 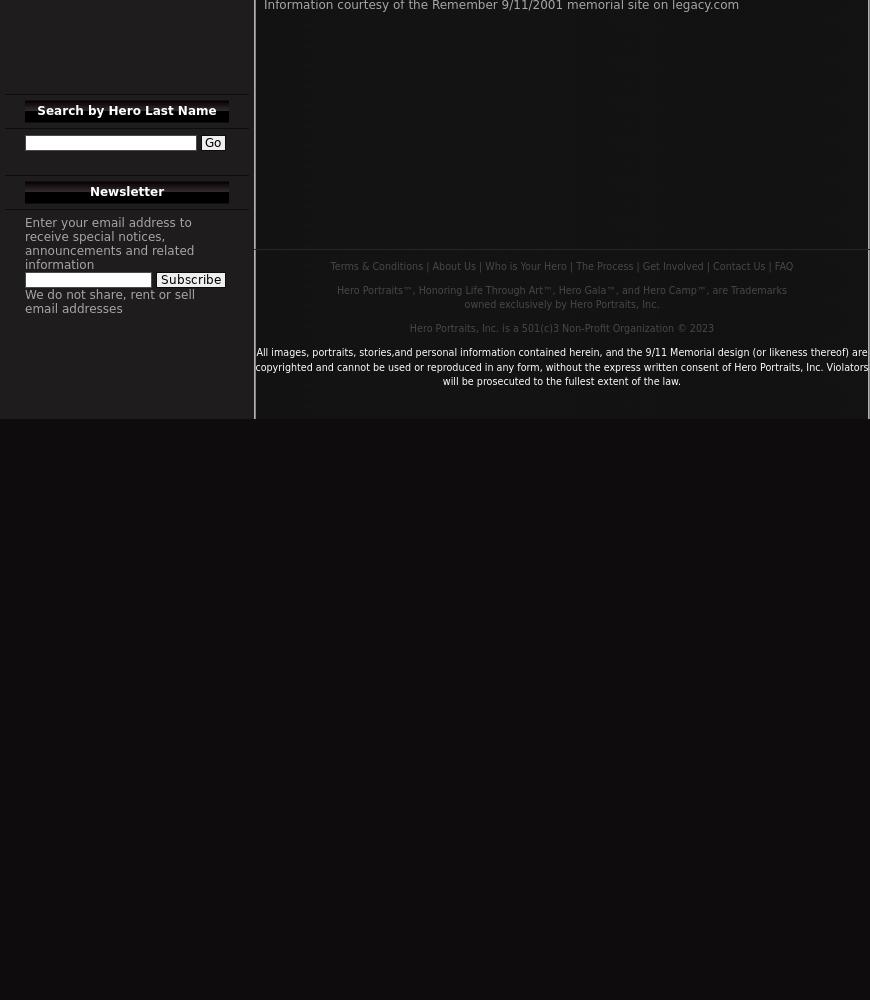 I want to click on 'Hero Portraits™, Honoring Life Through Art™, Hero Gala™, and Hero Camp™, are Trademarks', so click(x=560, y=289).